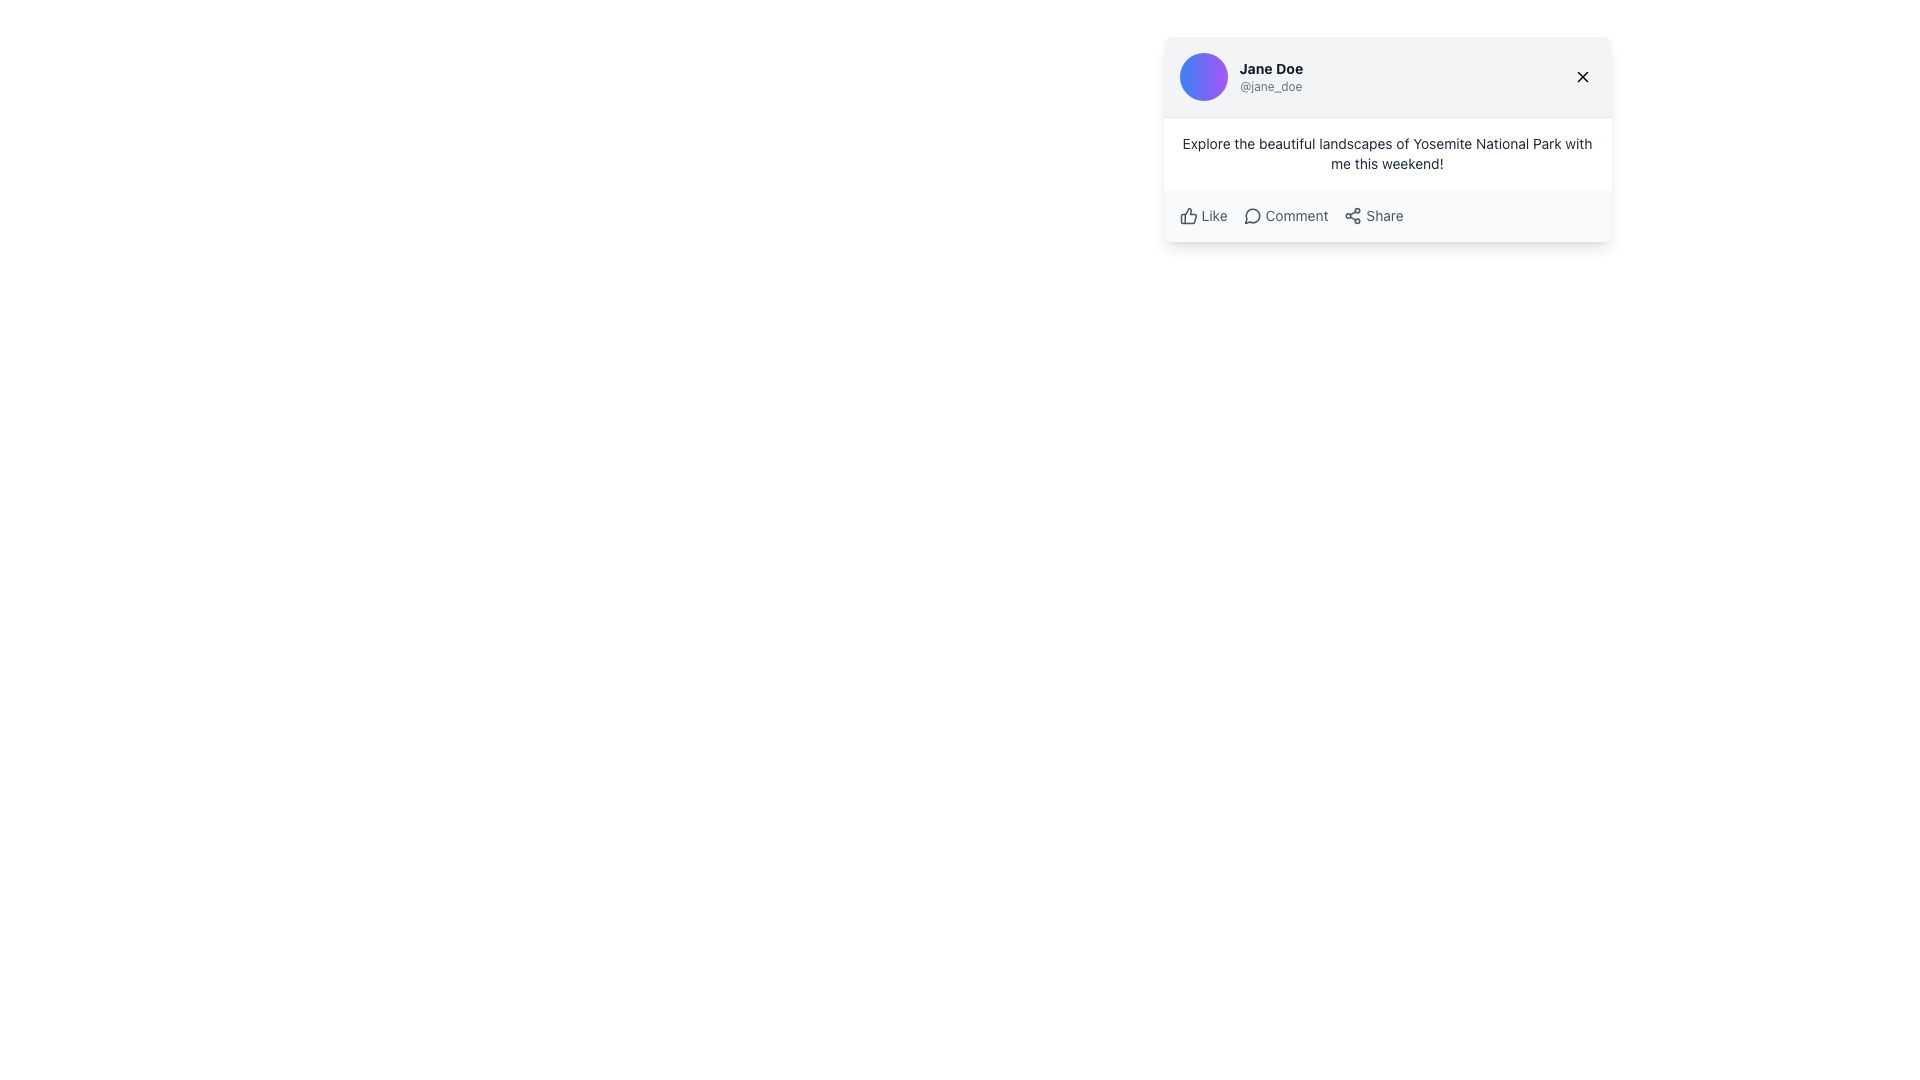  What do you see at coordinates (1353, 216) in the screenshot?
I see `the network icon located to the left of the 'Share' label` at bounding box center [1353, 216].